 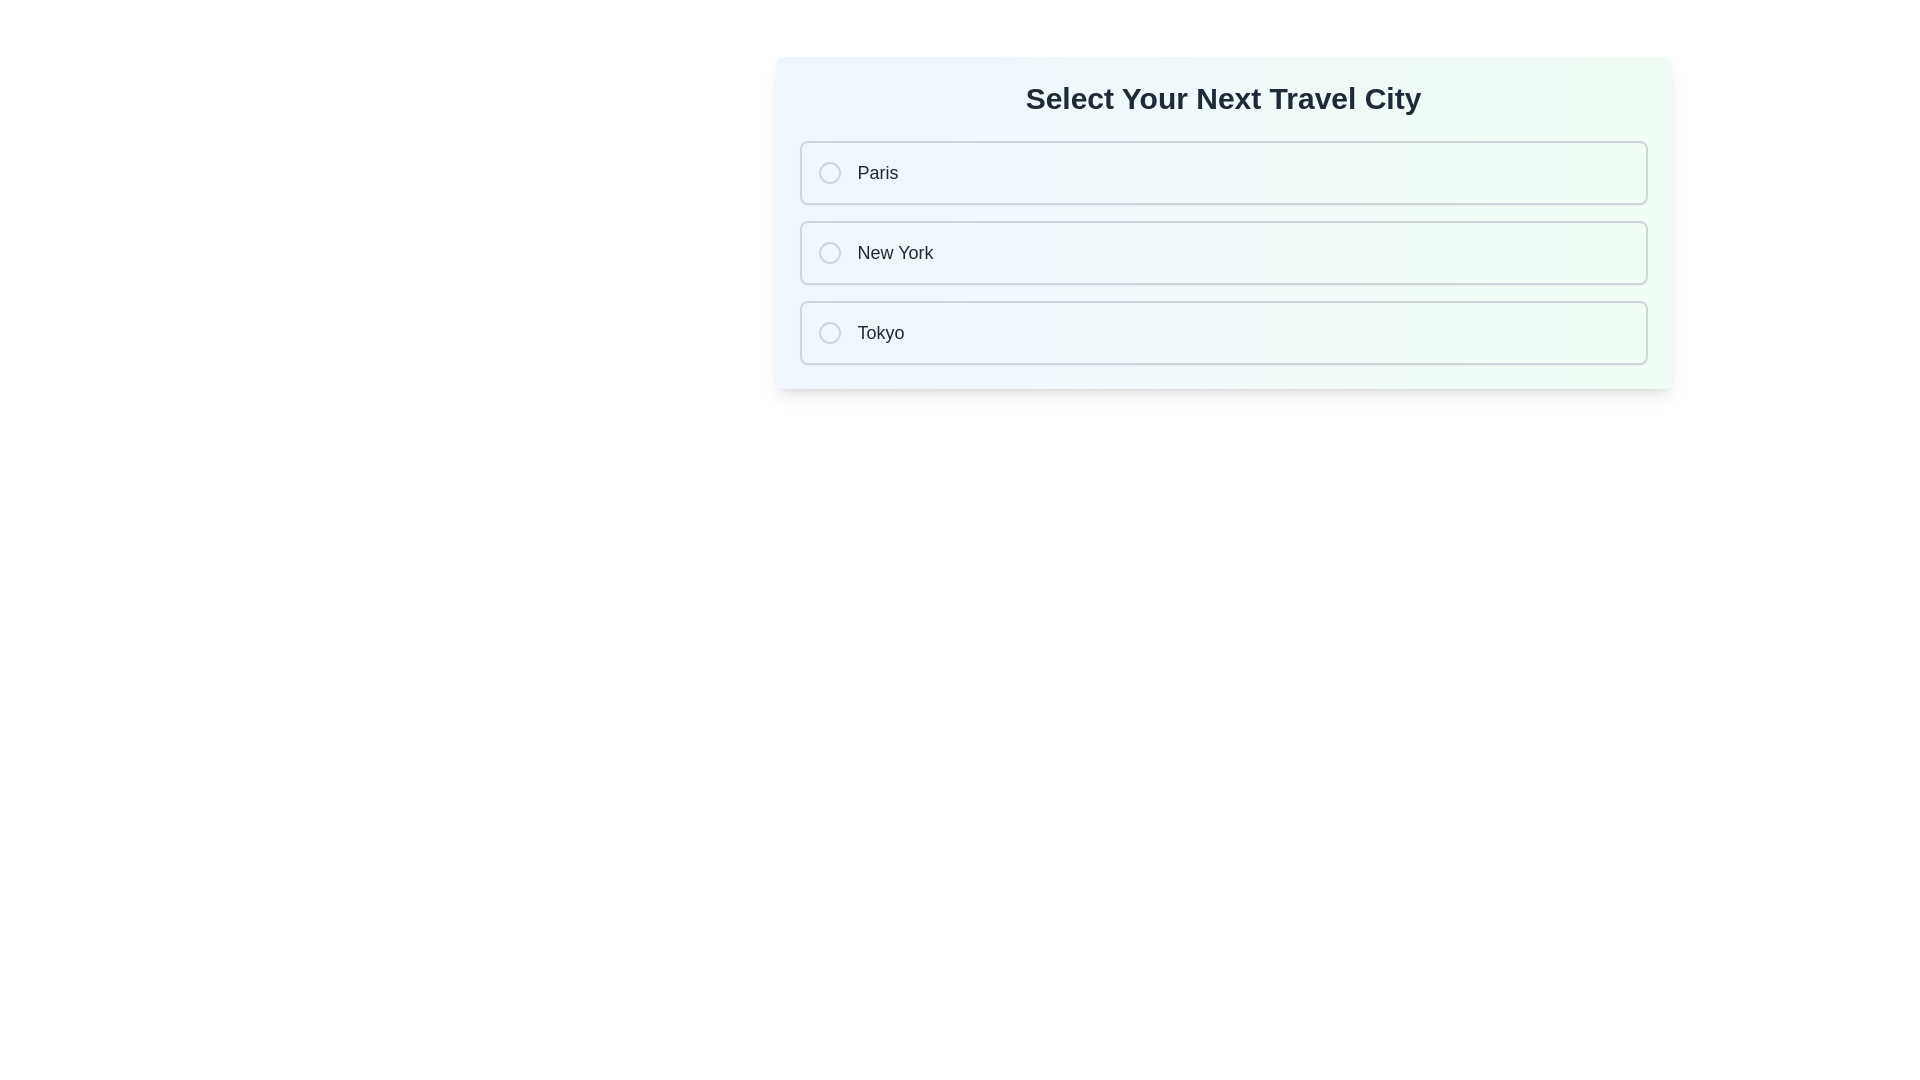 What do you see at coordinates (829, 252) in the screenshot?
I see `the circular radio button with a light gray outline` at bounding box center [829, 252].